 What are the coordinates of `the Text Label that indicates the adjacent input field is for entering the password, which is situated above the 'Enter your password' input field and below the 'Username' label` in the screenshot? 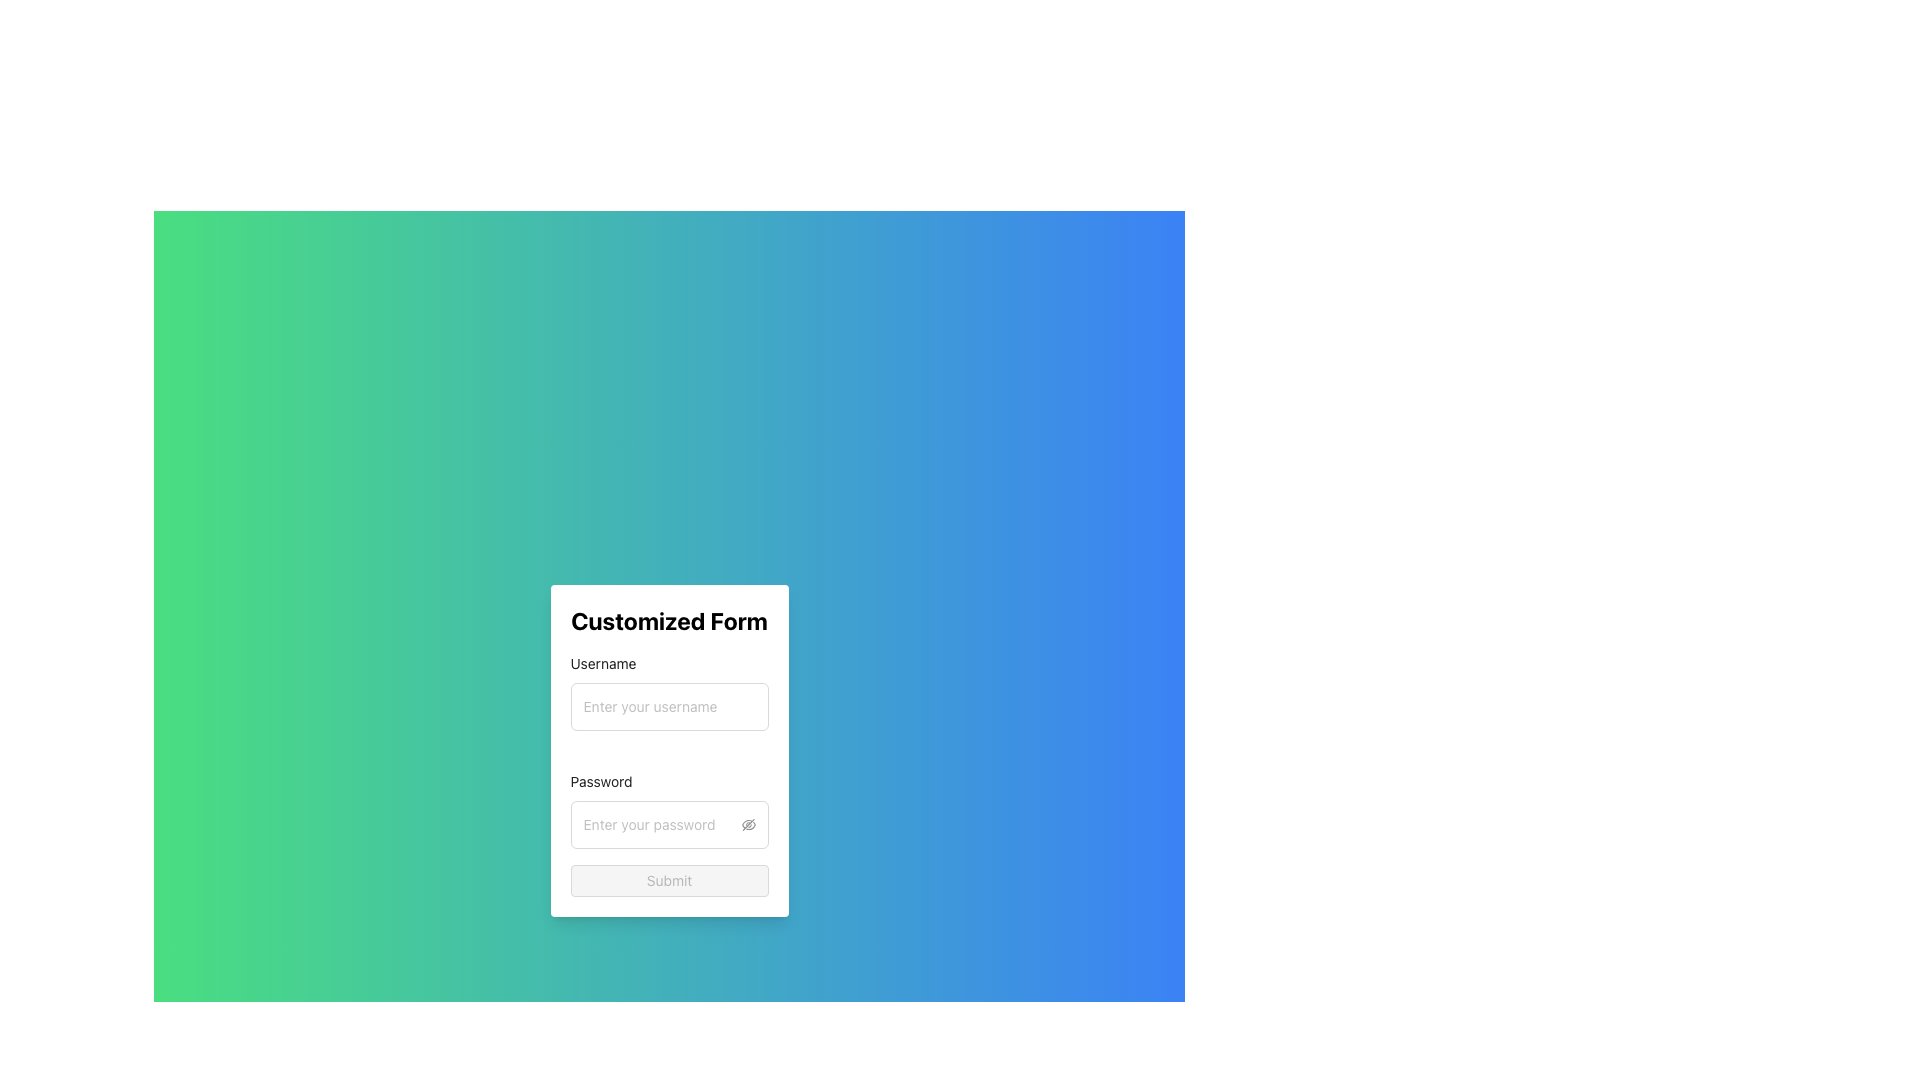 It's located at (607, 781).